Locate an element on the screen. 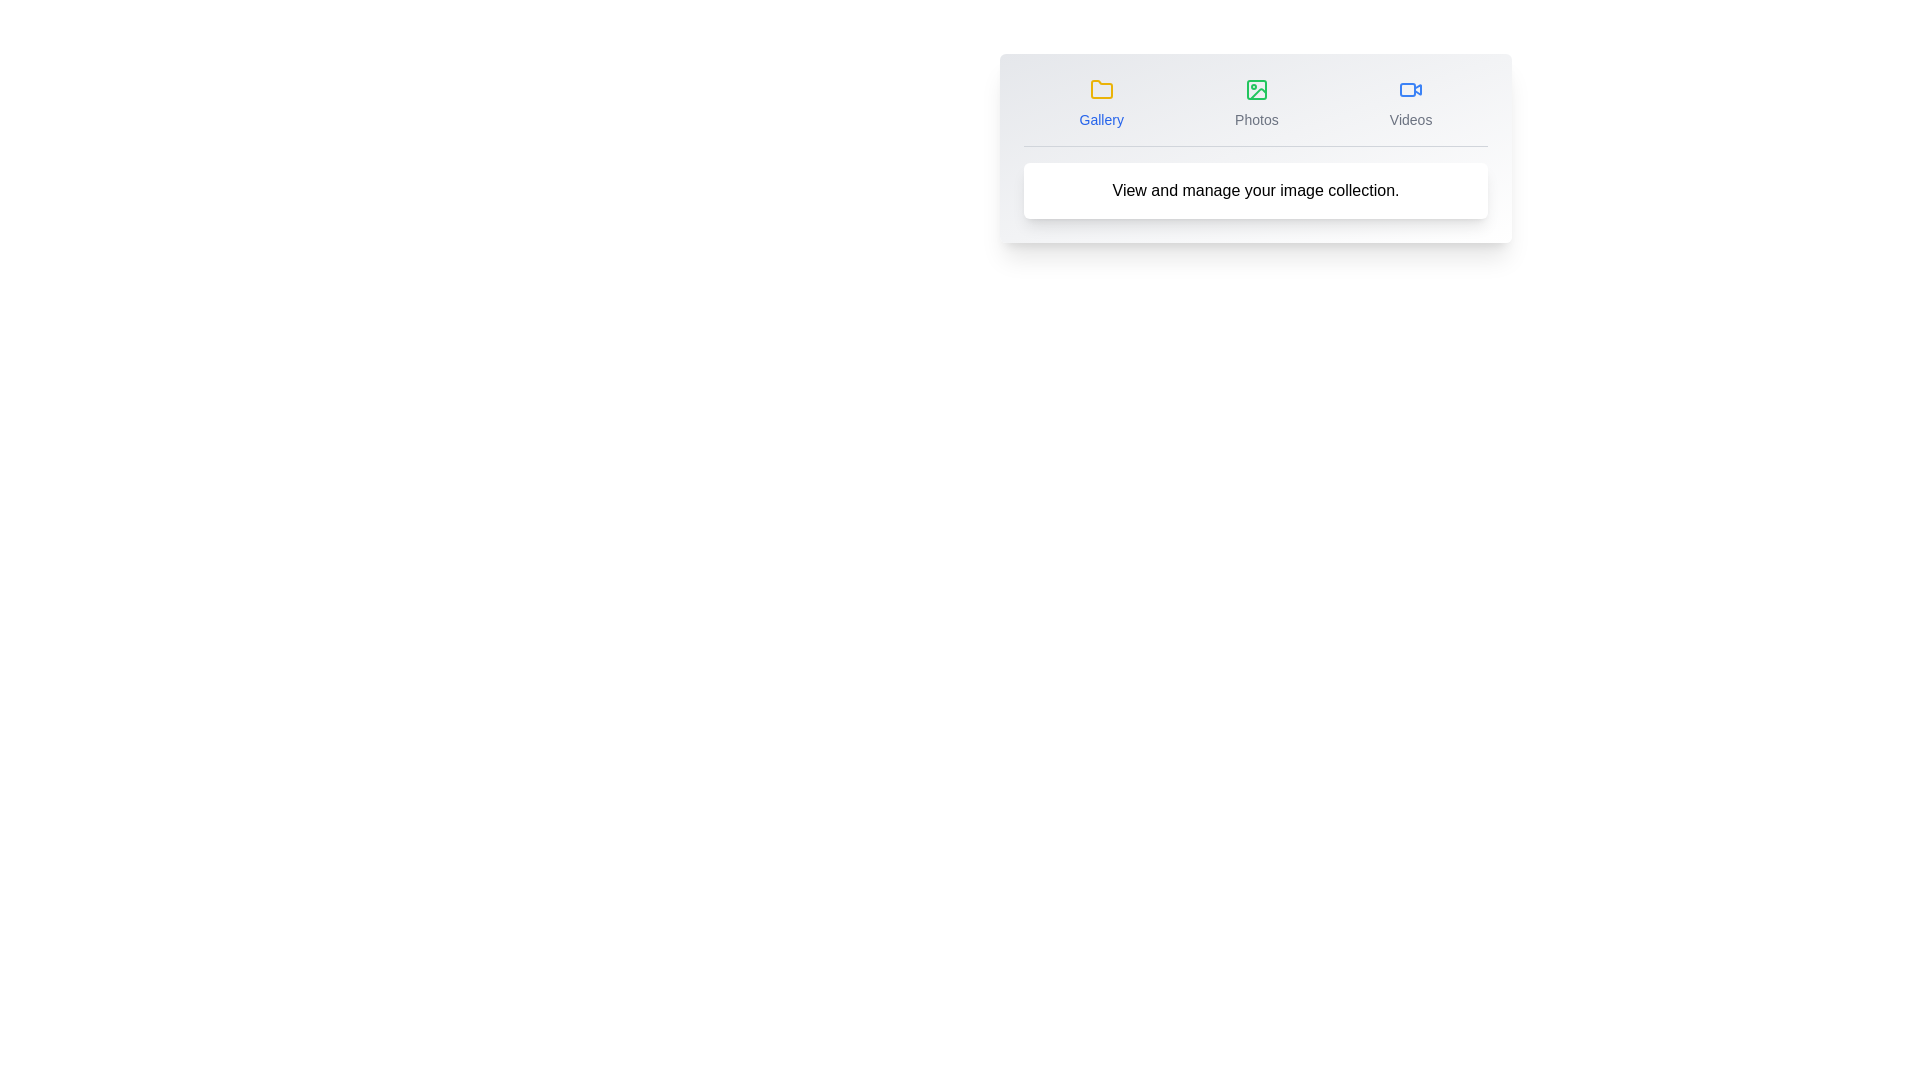 The image size is (1920, 1080). the Gallery tab is located at coordinates (1100, 104).